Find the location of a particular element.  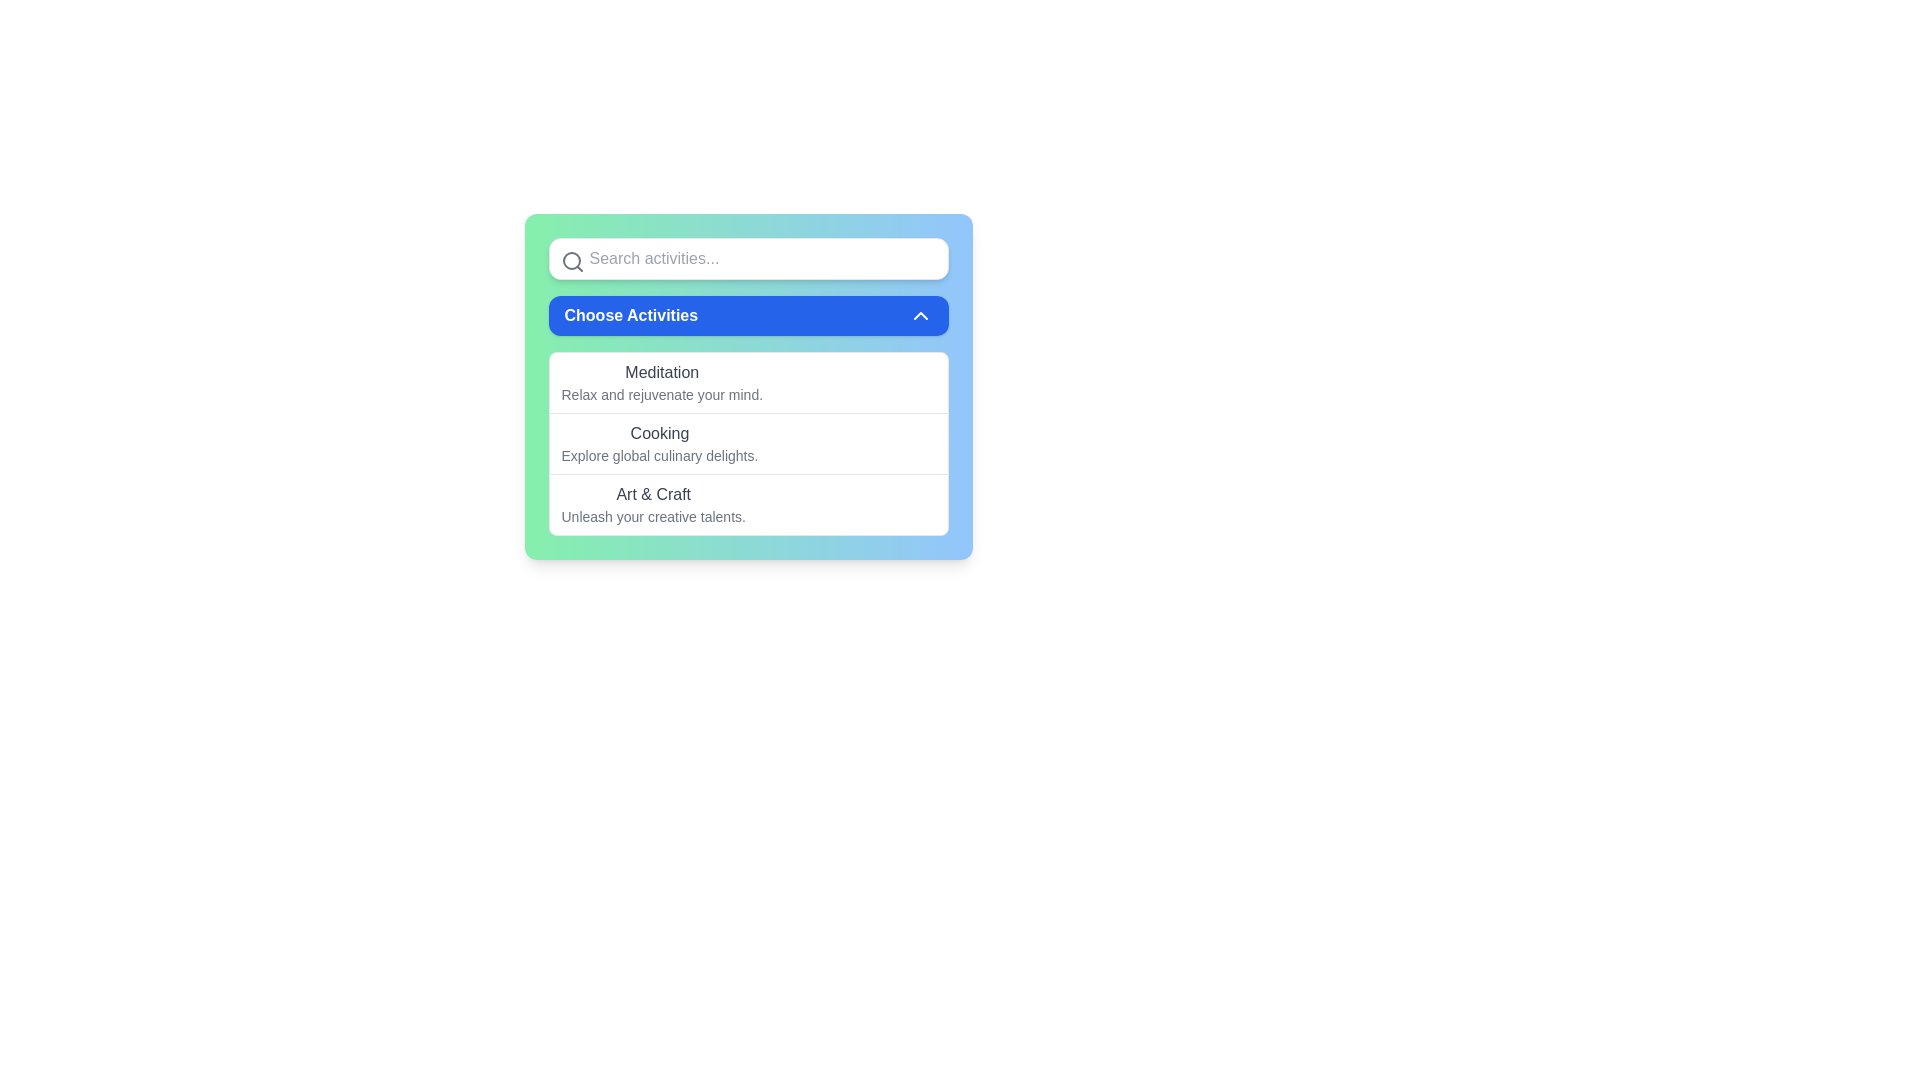

the dropdown toggle button located directly below the 'Search activities...' bar is located at coordinates (747, 315).